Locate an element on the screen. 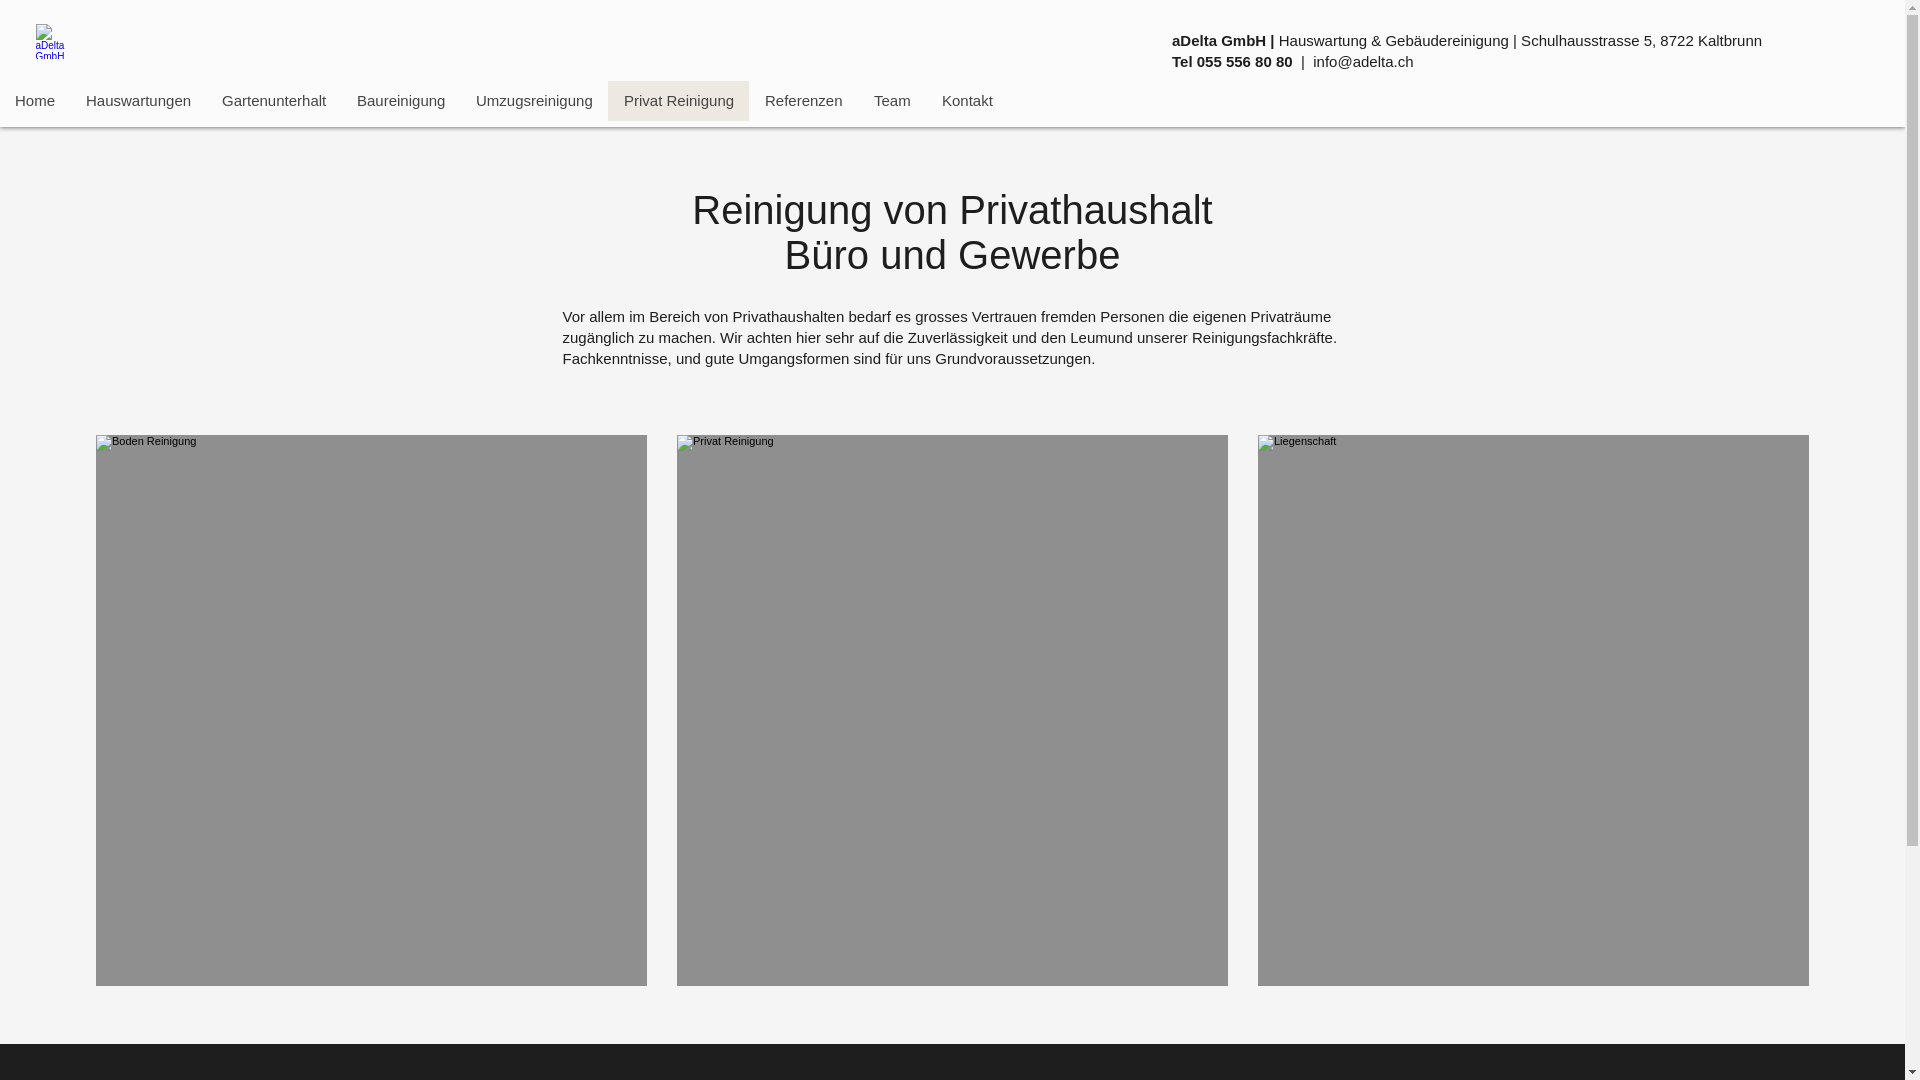  'Gartenunterhalt' is located at coordinates (272, 100).